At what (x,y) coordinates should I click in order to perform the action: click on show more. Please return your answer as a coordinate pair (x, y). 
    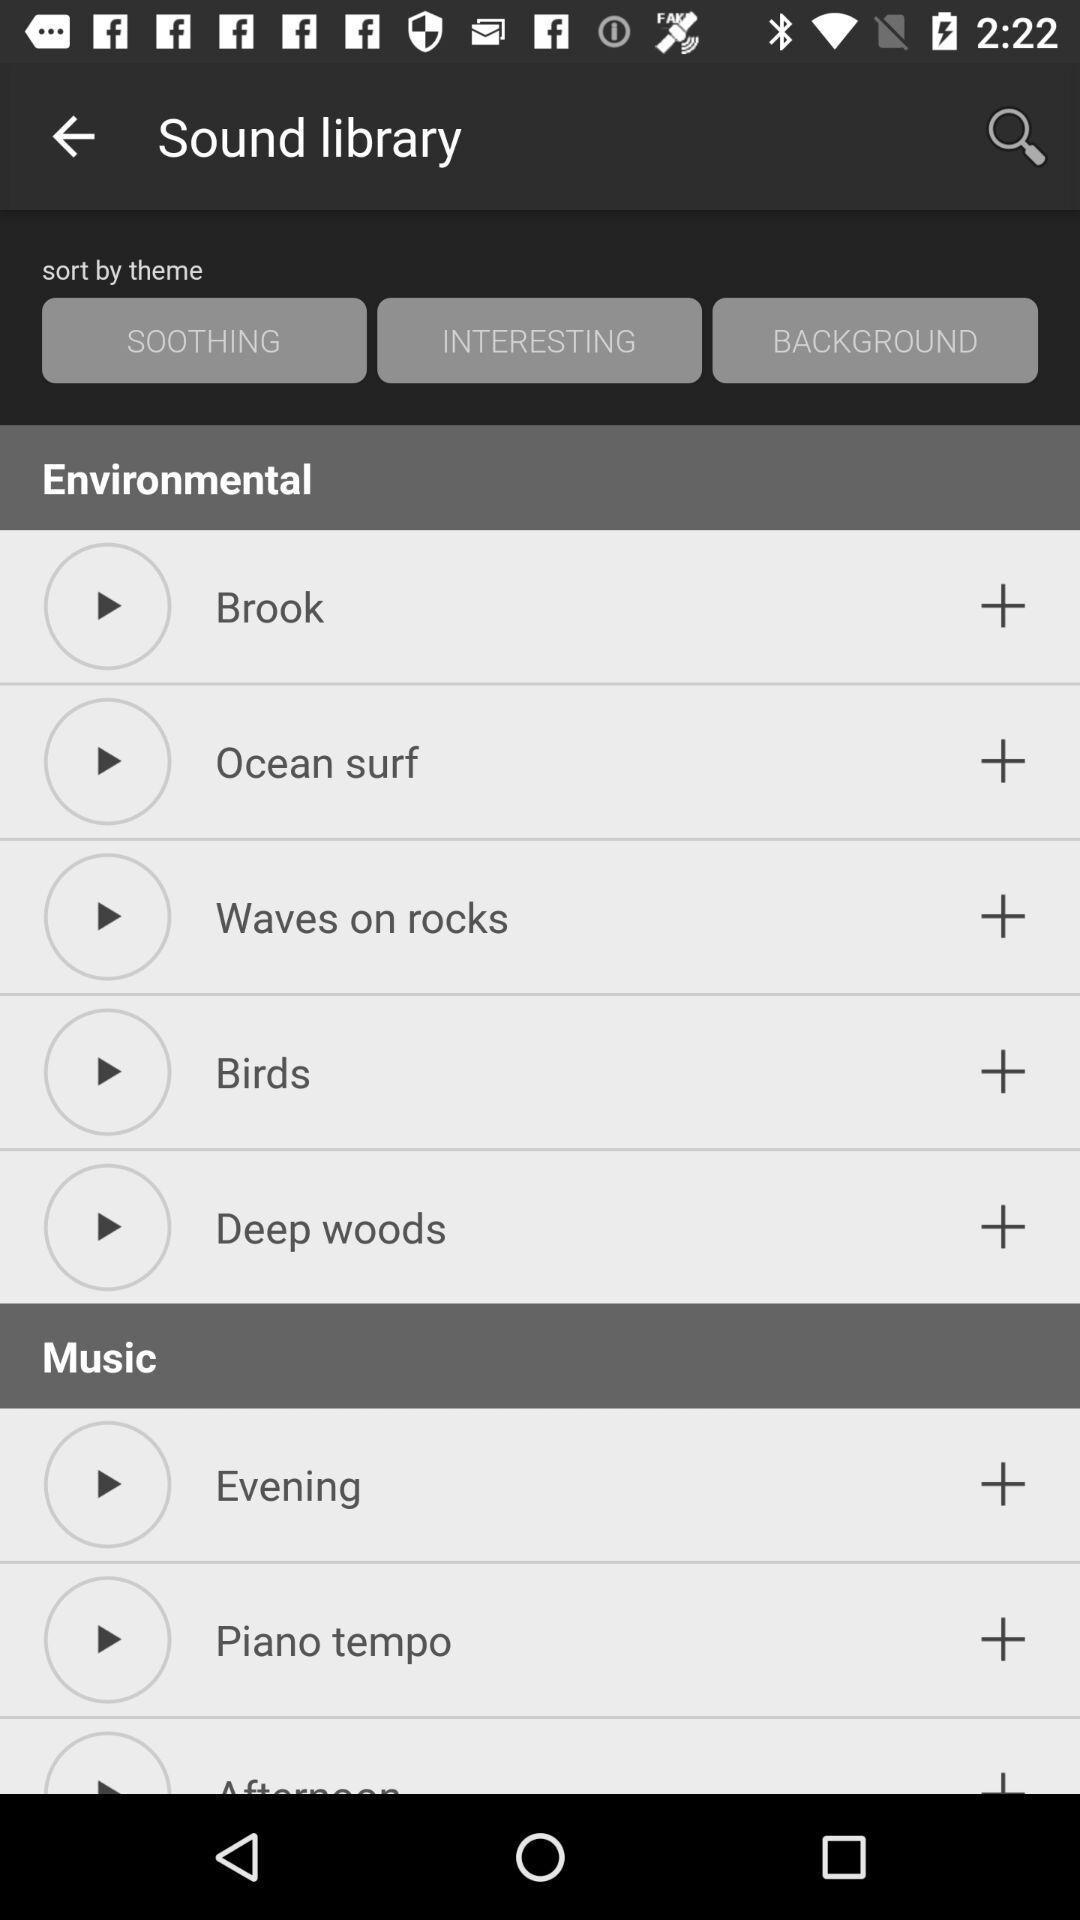
    Looking at the image, I should click on (1003, 605).